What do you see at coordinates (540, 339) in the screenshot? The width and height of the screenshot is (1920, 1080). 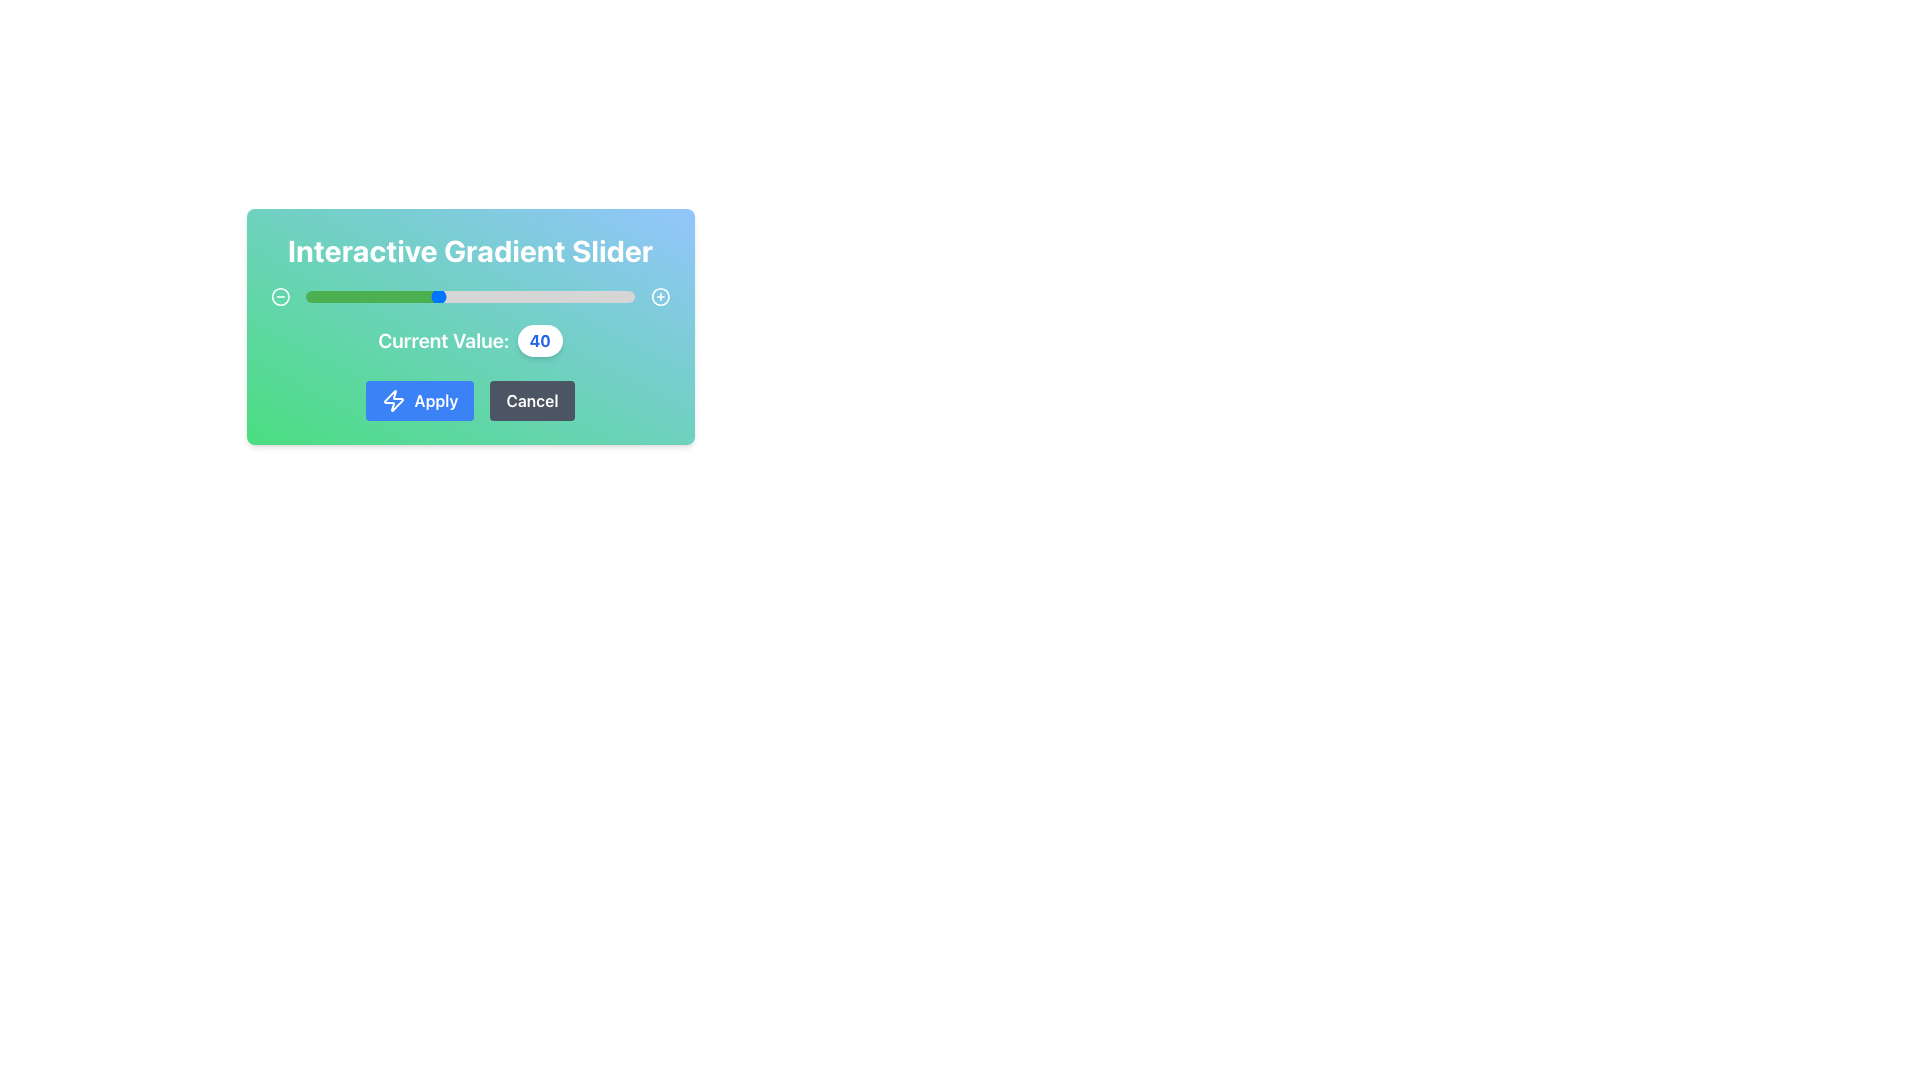 I see `the label displaying the number '40' in a bold blue font, which is prominently located beside the text 'Current Value:'` at bounding box center [540, 339].